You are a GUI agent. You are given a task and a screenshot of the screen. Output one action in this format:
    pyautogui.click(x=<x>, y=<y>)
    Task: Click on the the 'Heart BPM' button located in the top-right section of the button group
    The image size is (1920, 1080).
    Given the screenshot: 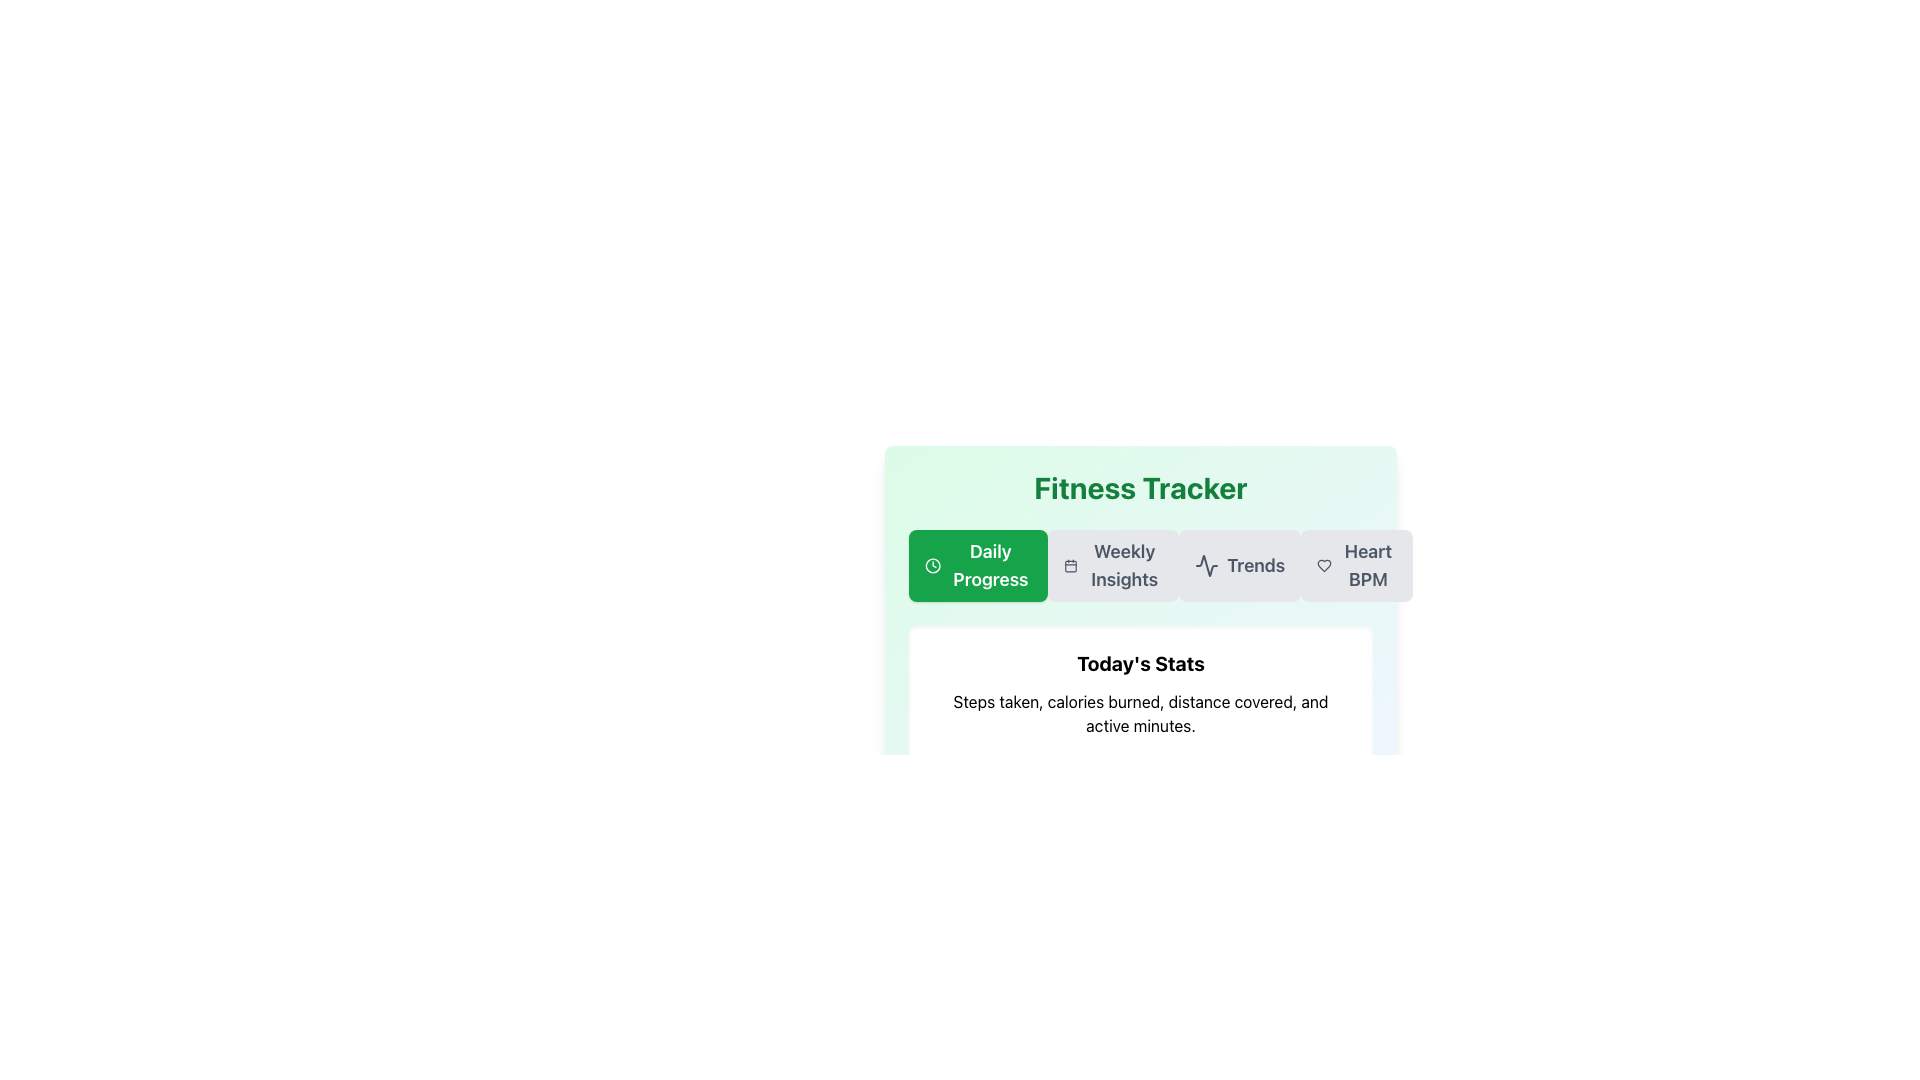 What is the action you would take?
    pyautogui.click(x=1356, y=566)
    